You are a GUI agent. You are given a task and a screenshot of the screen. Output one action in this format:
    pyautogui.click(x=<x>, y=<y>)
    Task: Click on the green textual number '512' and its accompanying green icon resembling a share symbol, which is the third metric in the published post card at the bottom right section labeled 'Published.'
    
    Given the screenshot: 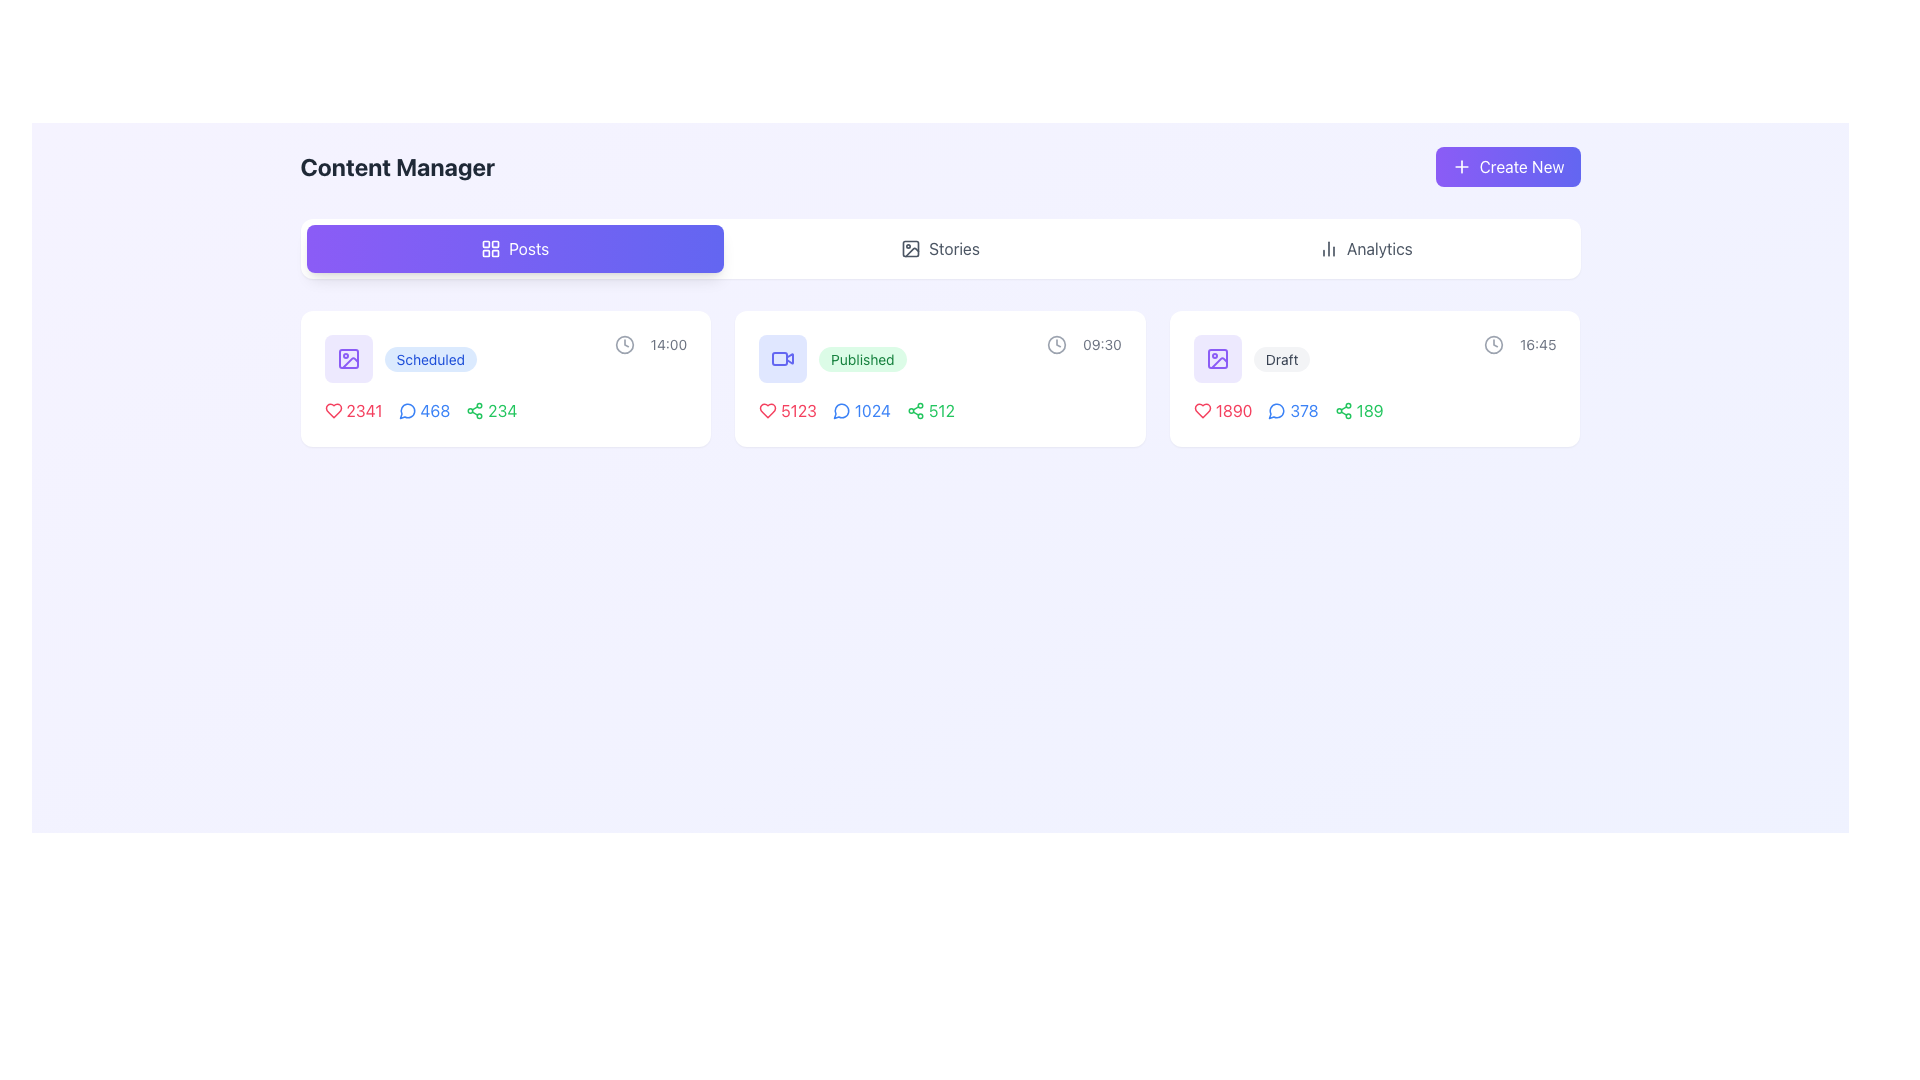 What is the action you would take?
    pyautogui.click(x=929, y=410)
    